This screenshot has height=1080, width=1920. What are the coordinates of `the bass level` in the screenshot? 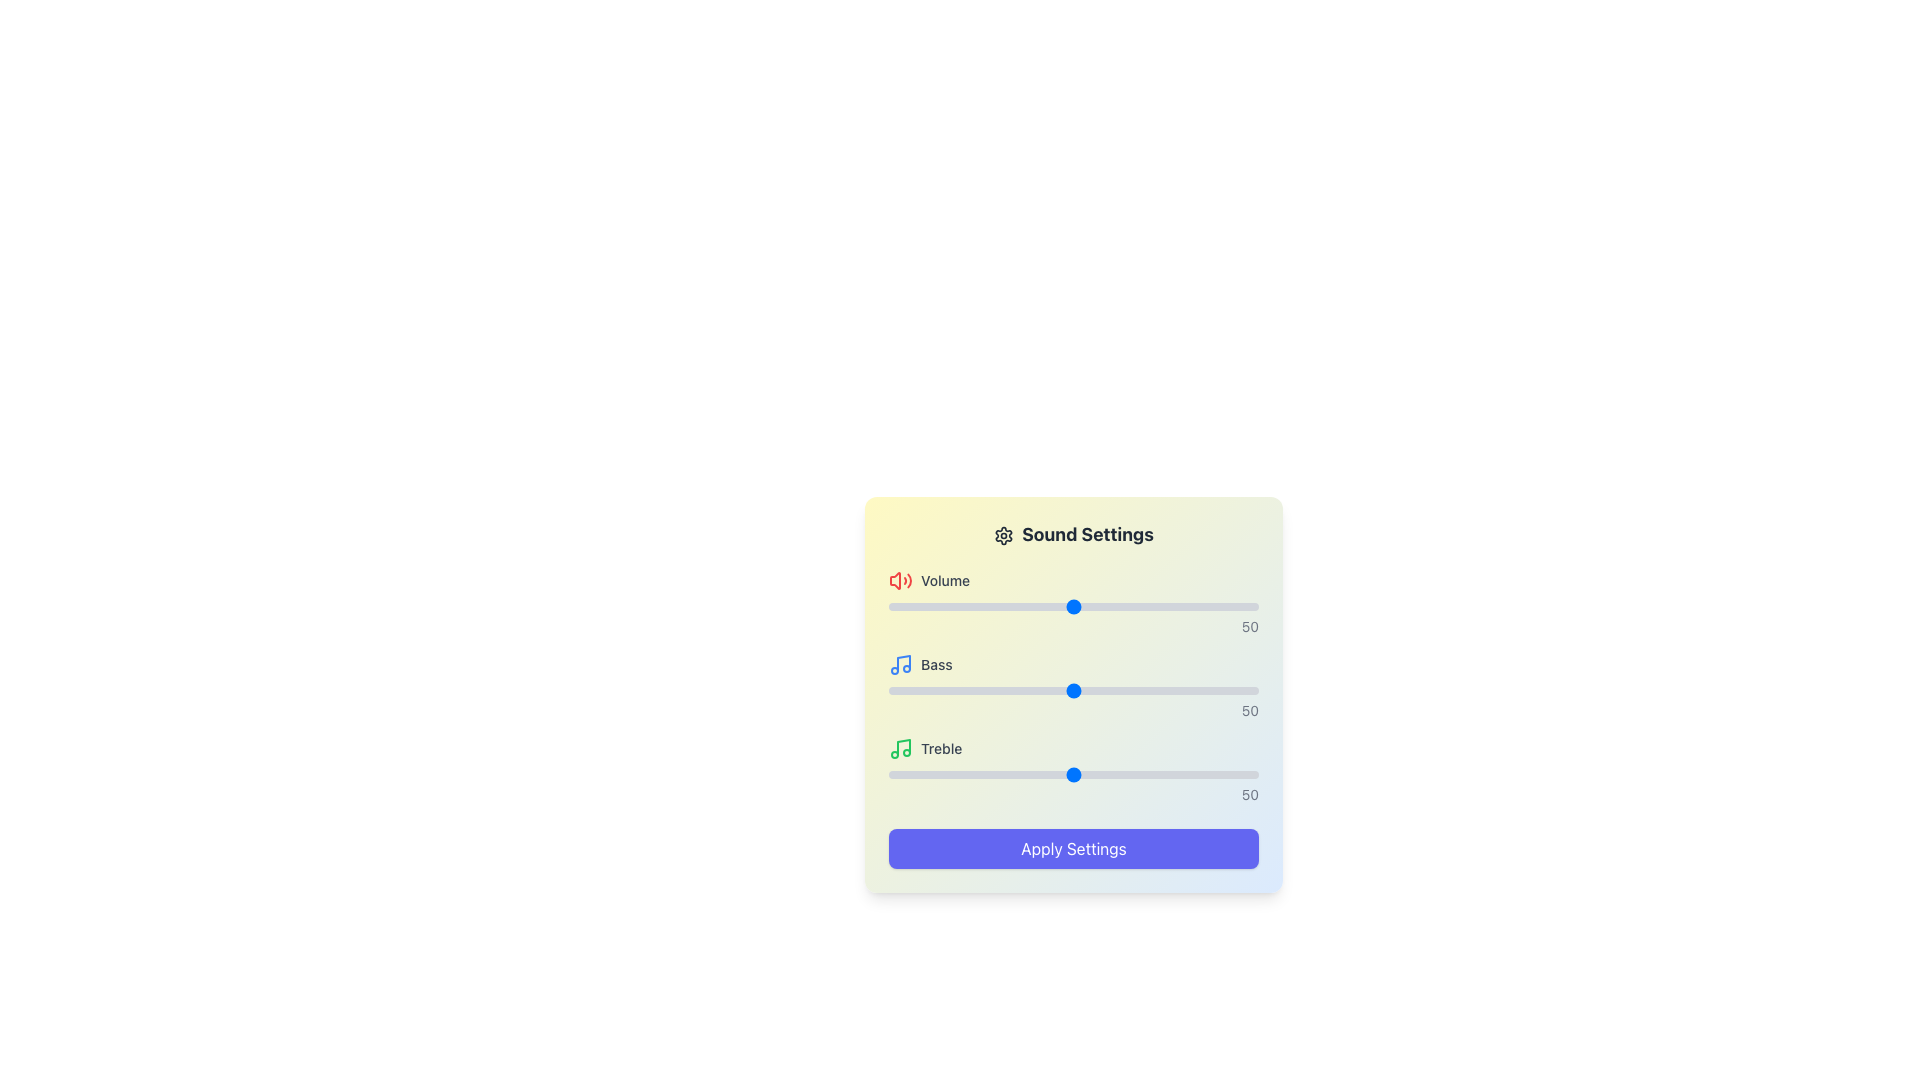 It's located at (1250, 689).